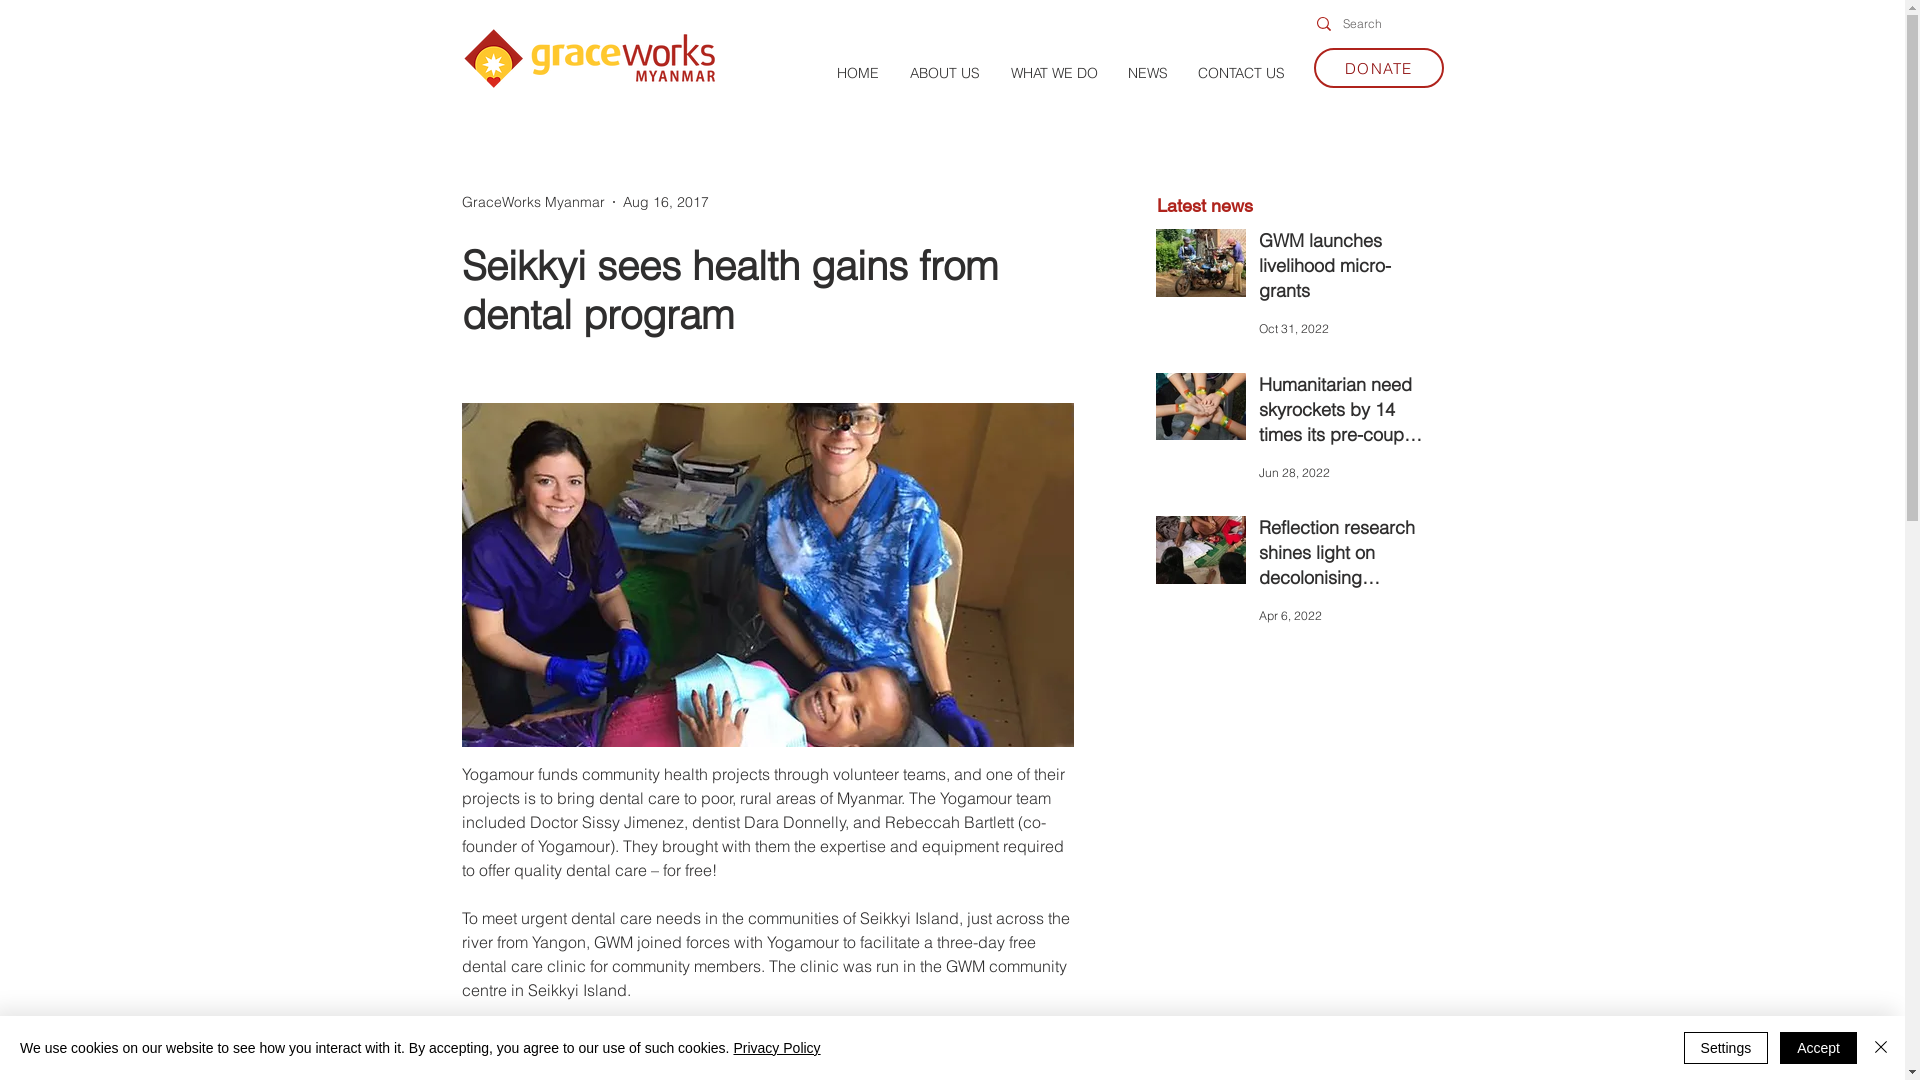 The image size is (1920, 1080). What do you see at coordinates (775, 1047) in the screenshot?
I see `'Privacy Policy'` at bounding box center [775, 1047].